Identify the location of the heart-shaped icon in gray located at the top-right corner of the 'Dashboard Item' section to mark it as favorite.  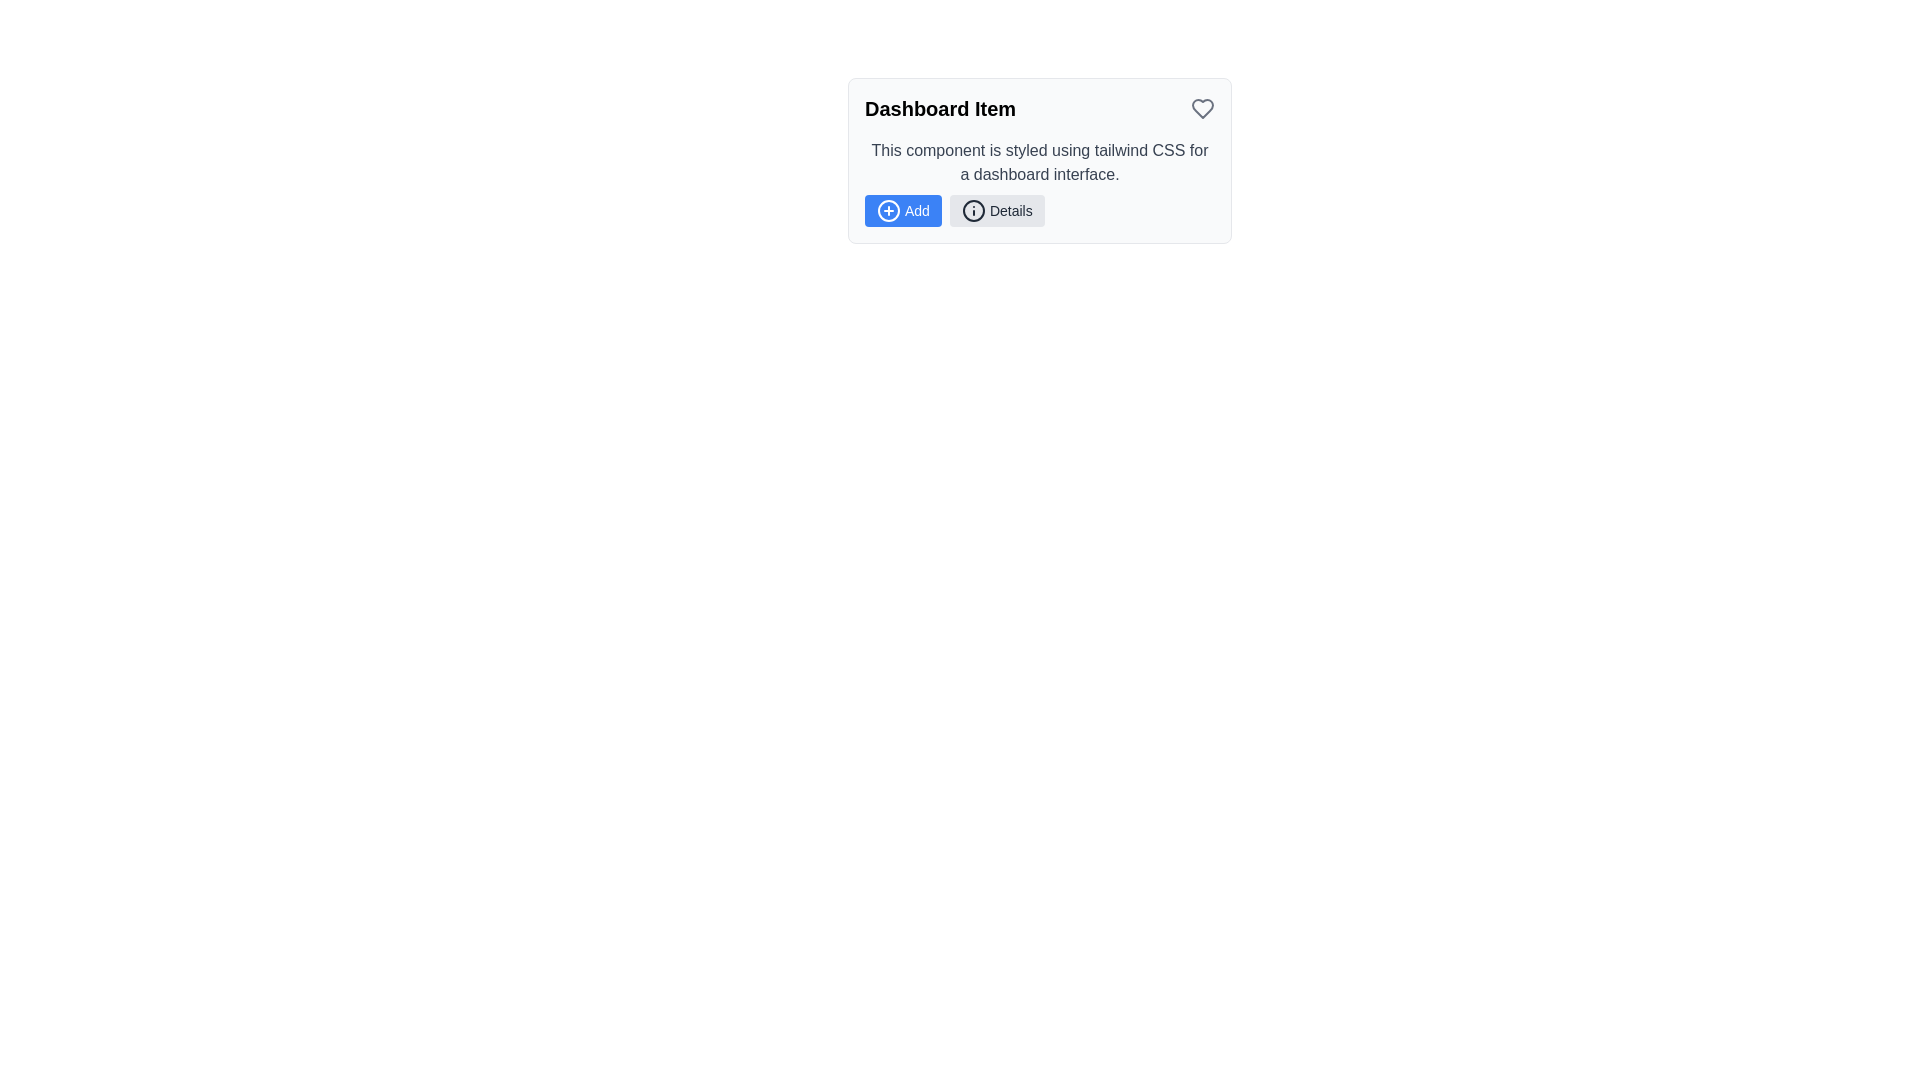
(1202, 108).